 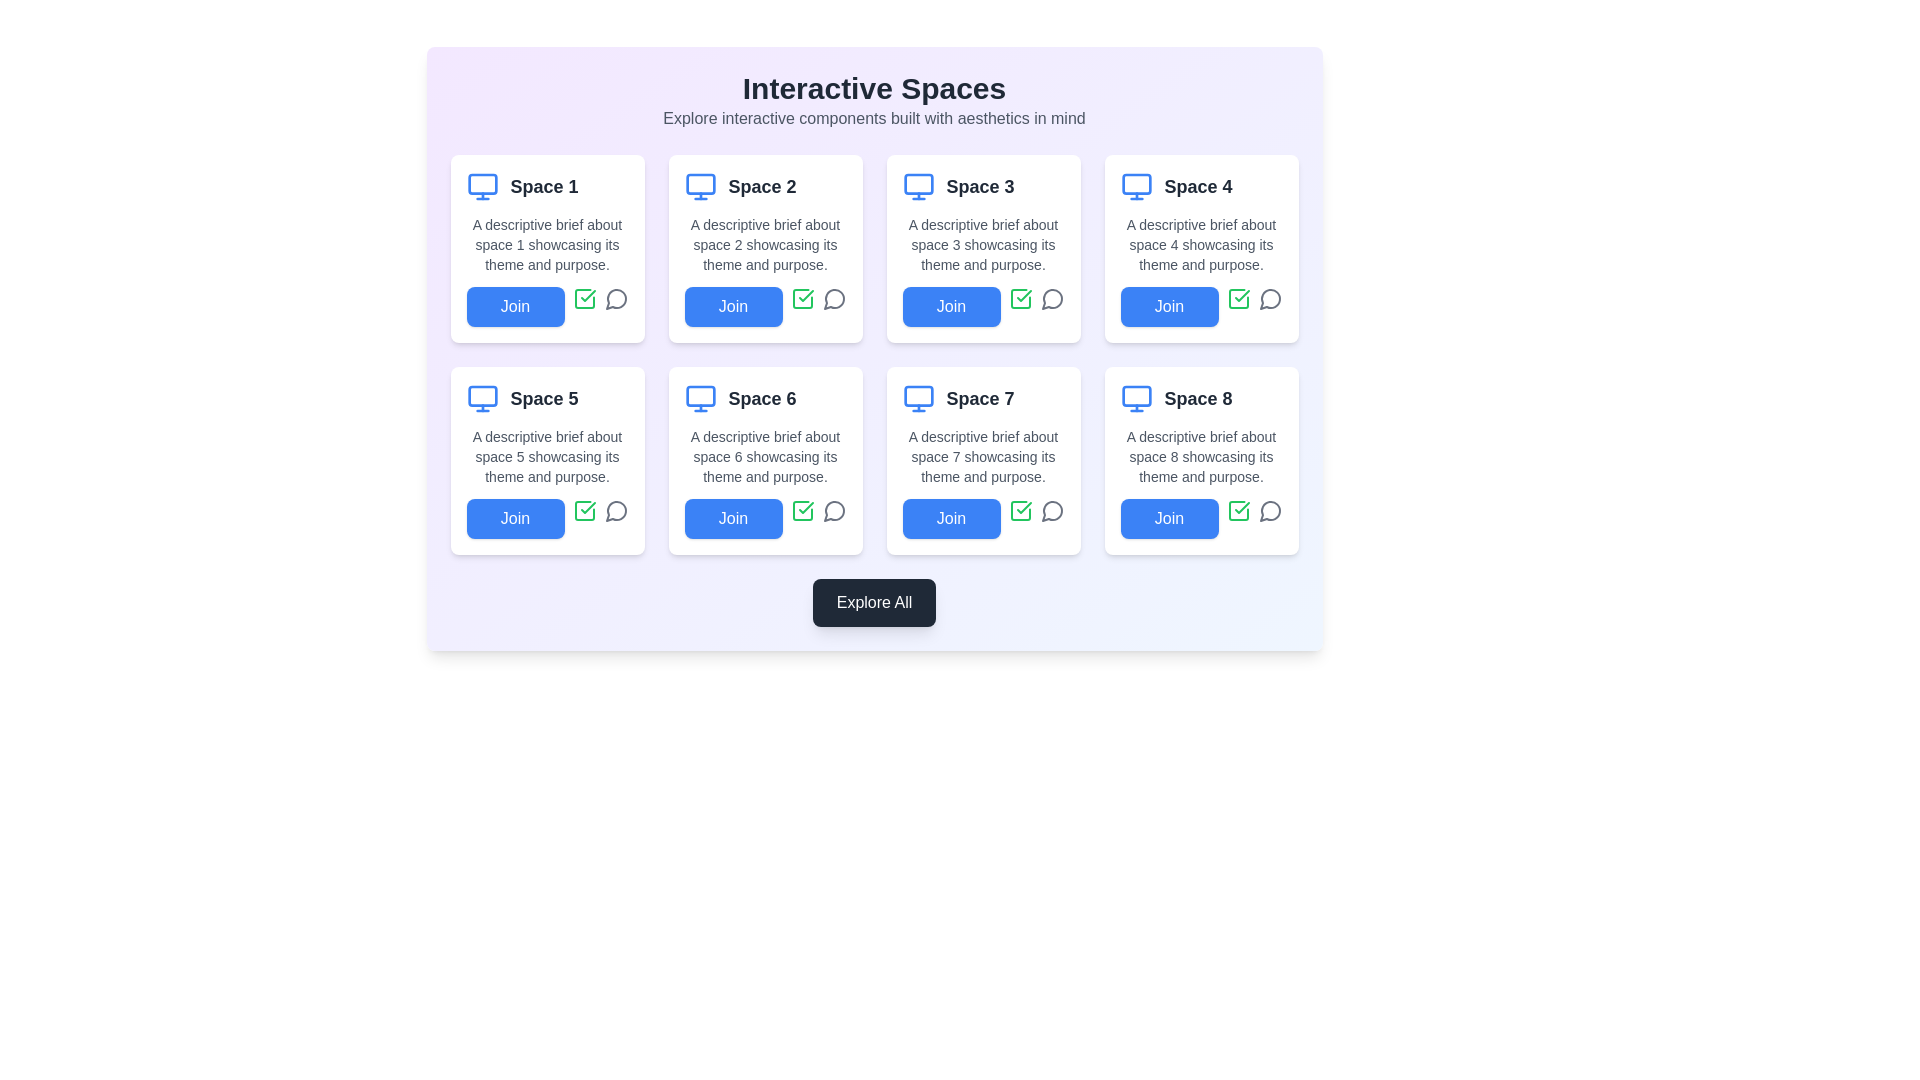 What do you see at coordinates (950, 518) in the screenshot?
I see `the blue 'Join' button with rounded corners located in the bottom section of the 'Space 7' card to observe a potential styling change` at bounding box center [950, 518].